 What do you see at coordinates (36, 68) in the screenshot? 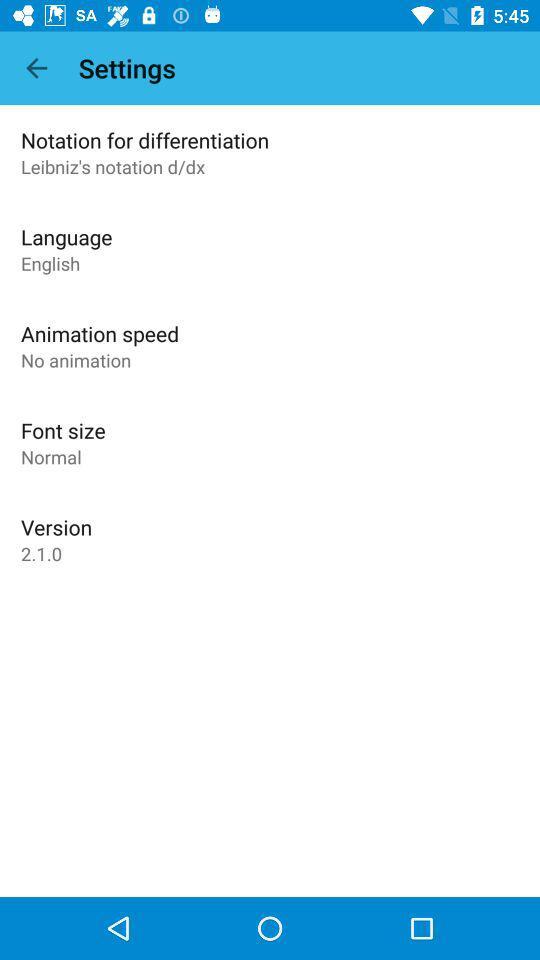
I see `item to the left of settings icon` at bounding box center [36, 68].